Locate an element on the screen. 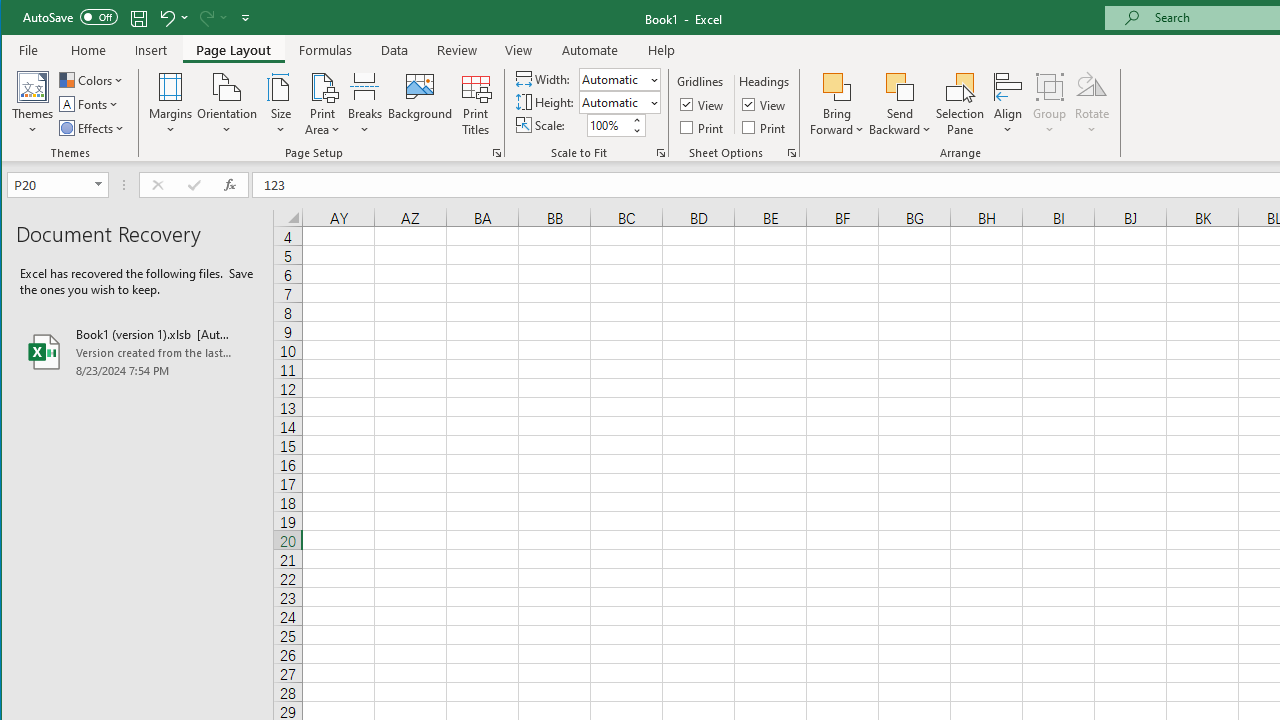  'Send Backward' is located at coordinates (899, 104).